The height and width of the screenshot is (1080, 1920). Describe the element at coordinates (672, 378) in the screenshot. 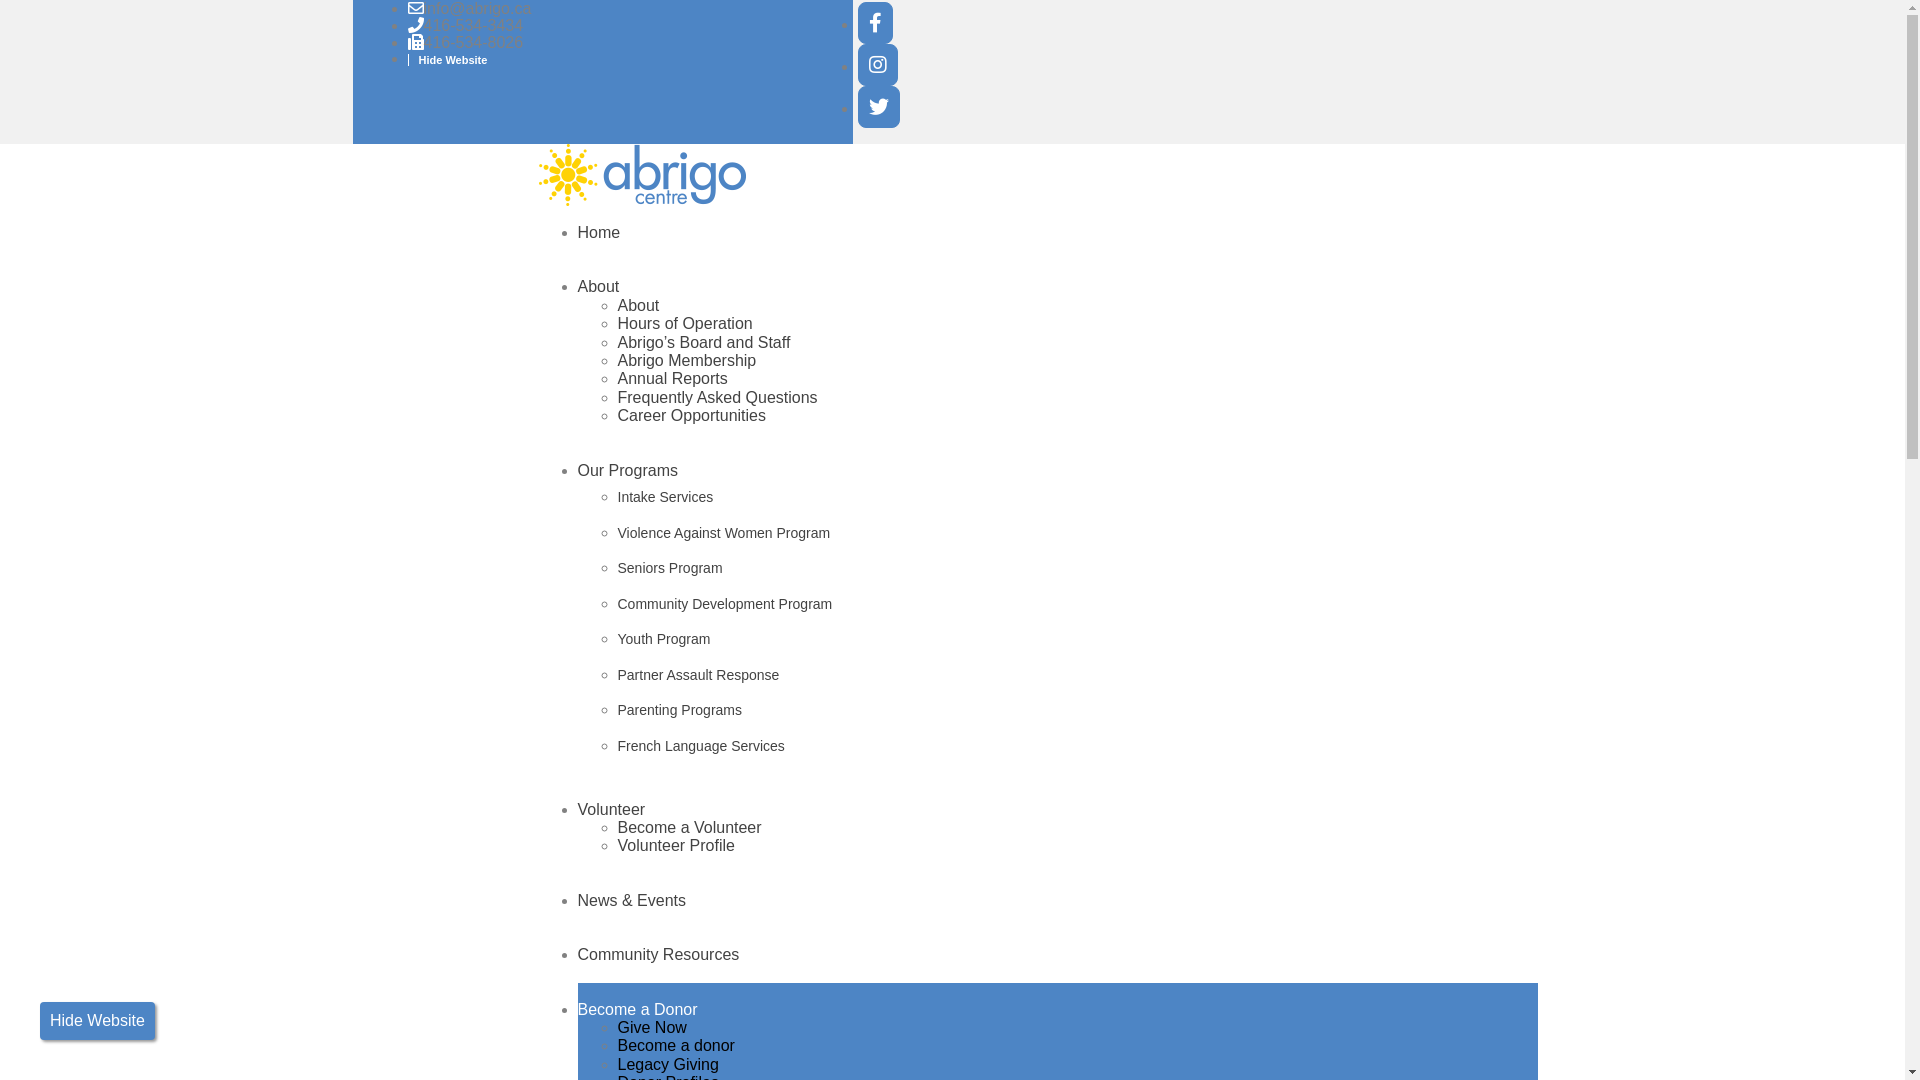

I see `'Annual Reports'` at that location.